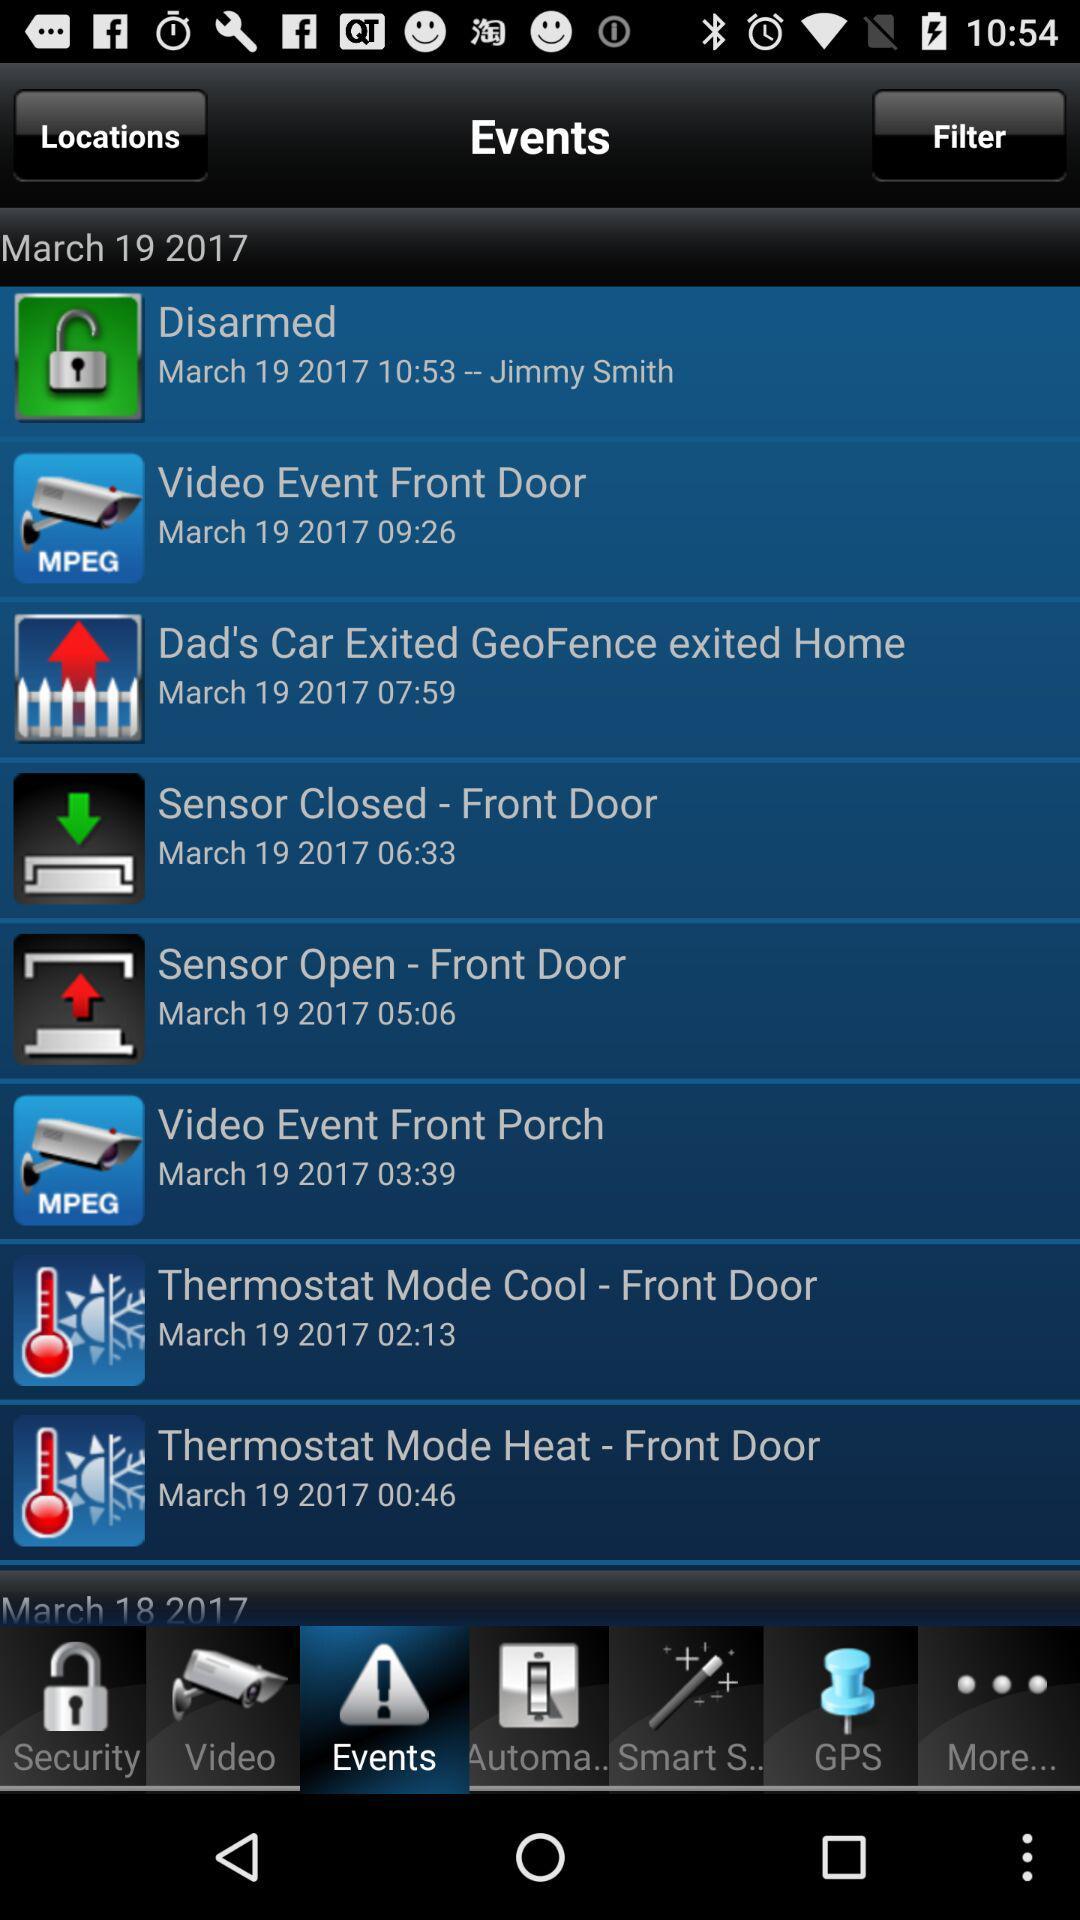 The height and width of the screenshot is (1920, 1080). I want to click on the item next to the events item, so click(110, 134).